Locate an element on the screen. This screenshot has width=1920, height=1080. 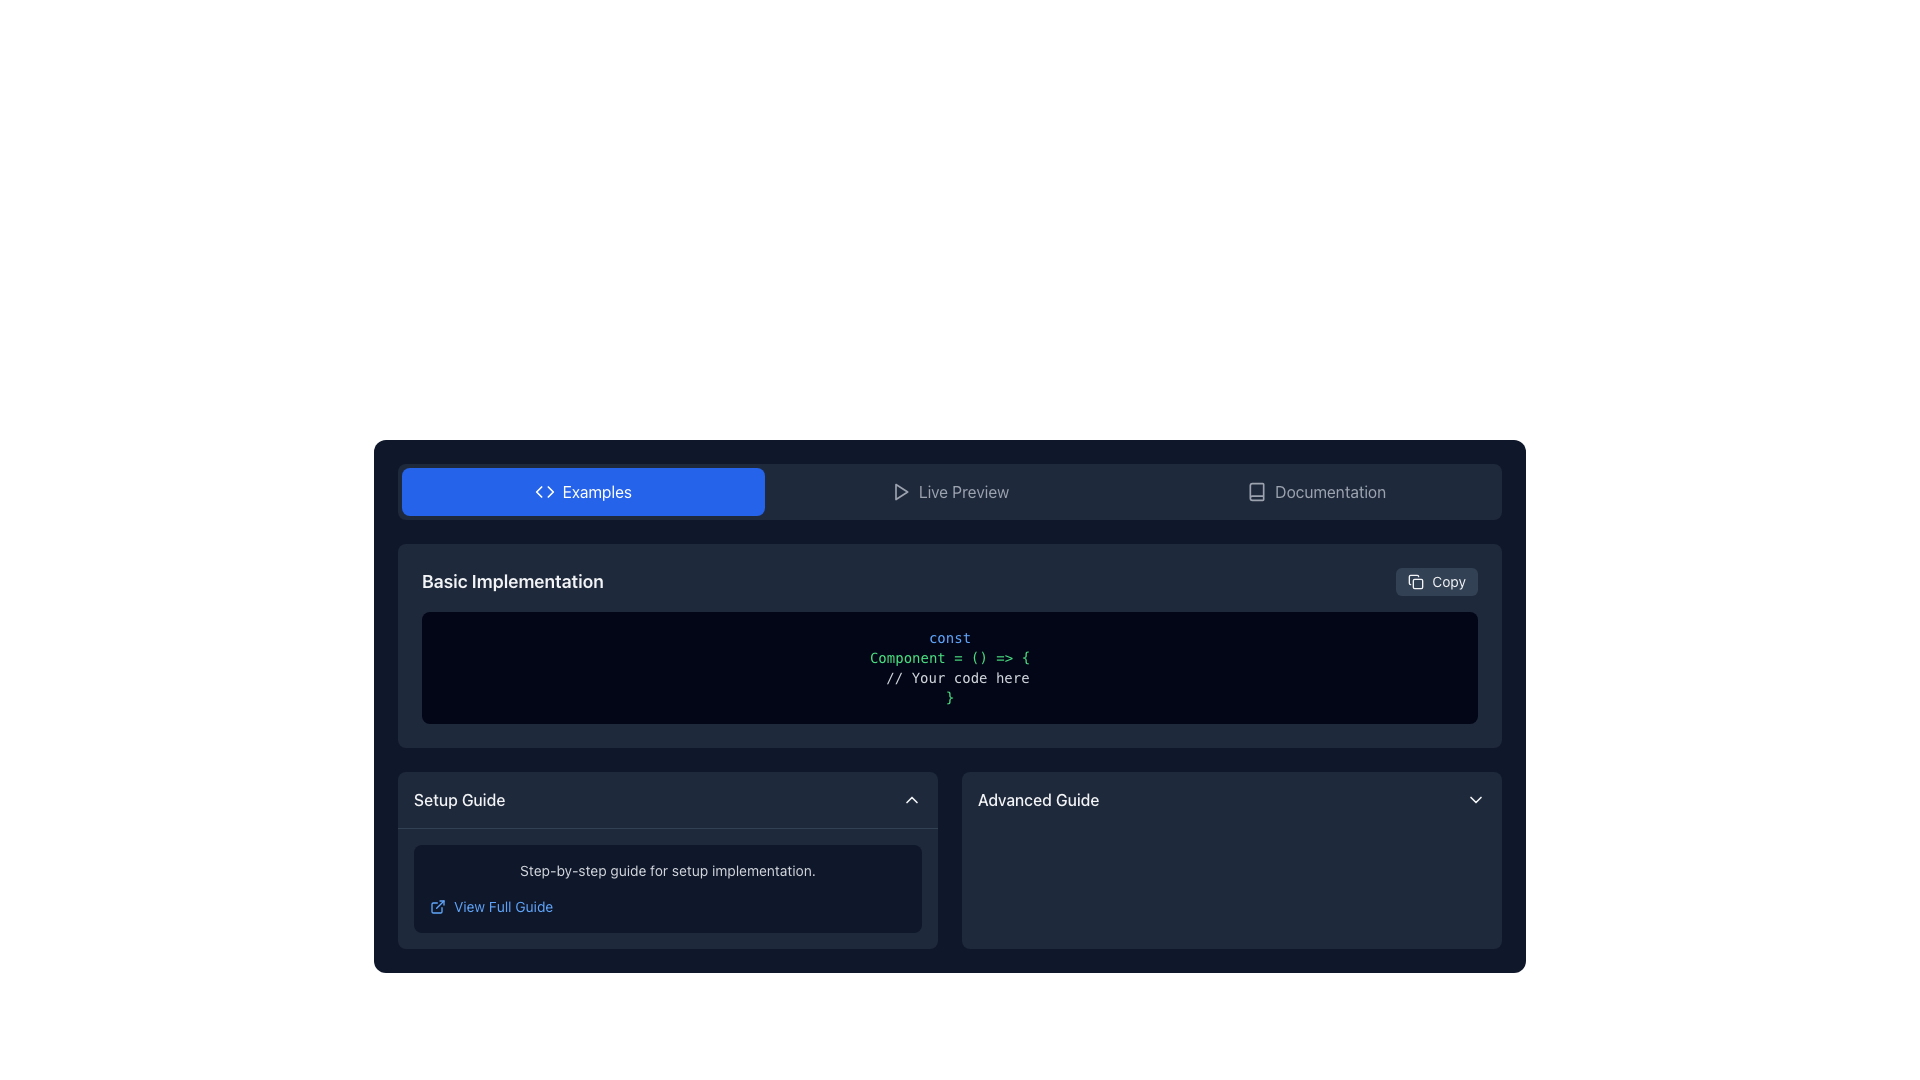
the 'Advanced Guide' label is located at coordinates (1038, 798).